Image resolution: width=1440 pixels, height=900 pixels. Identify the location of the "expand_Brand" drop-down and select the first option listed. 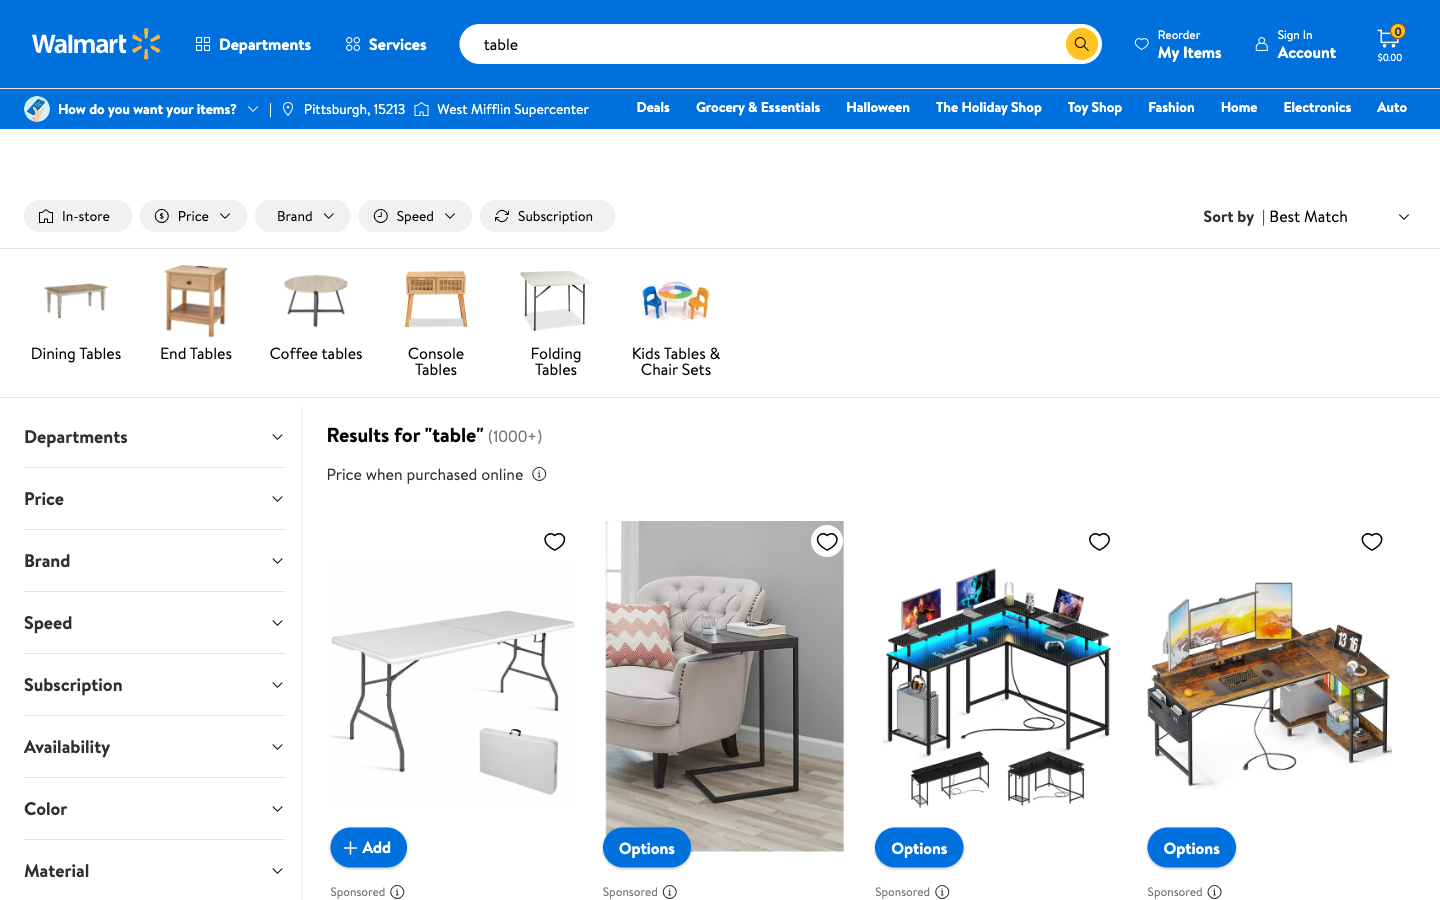
(153, 559).